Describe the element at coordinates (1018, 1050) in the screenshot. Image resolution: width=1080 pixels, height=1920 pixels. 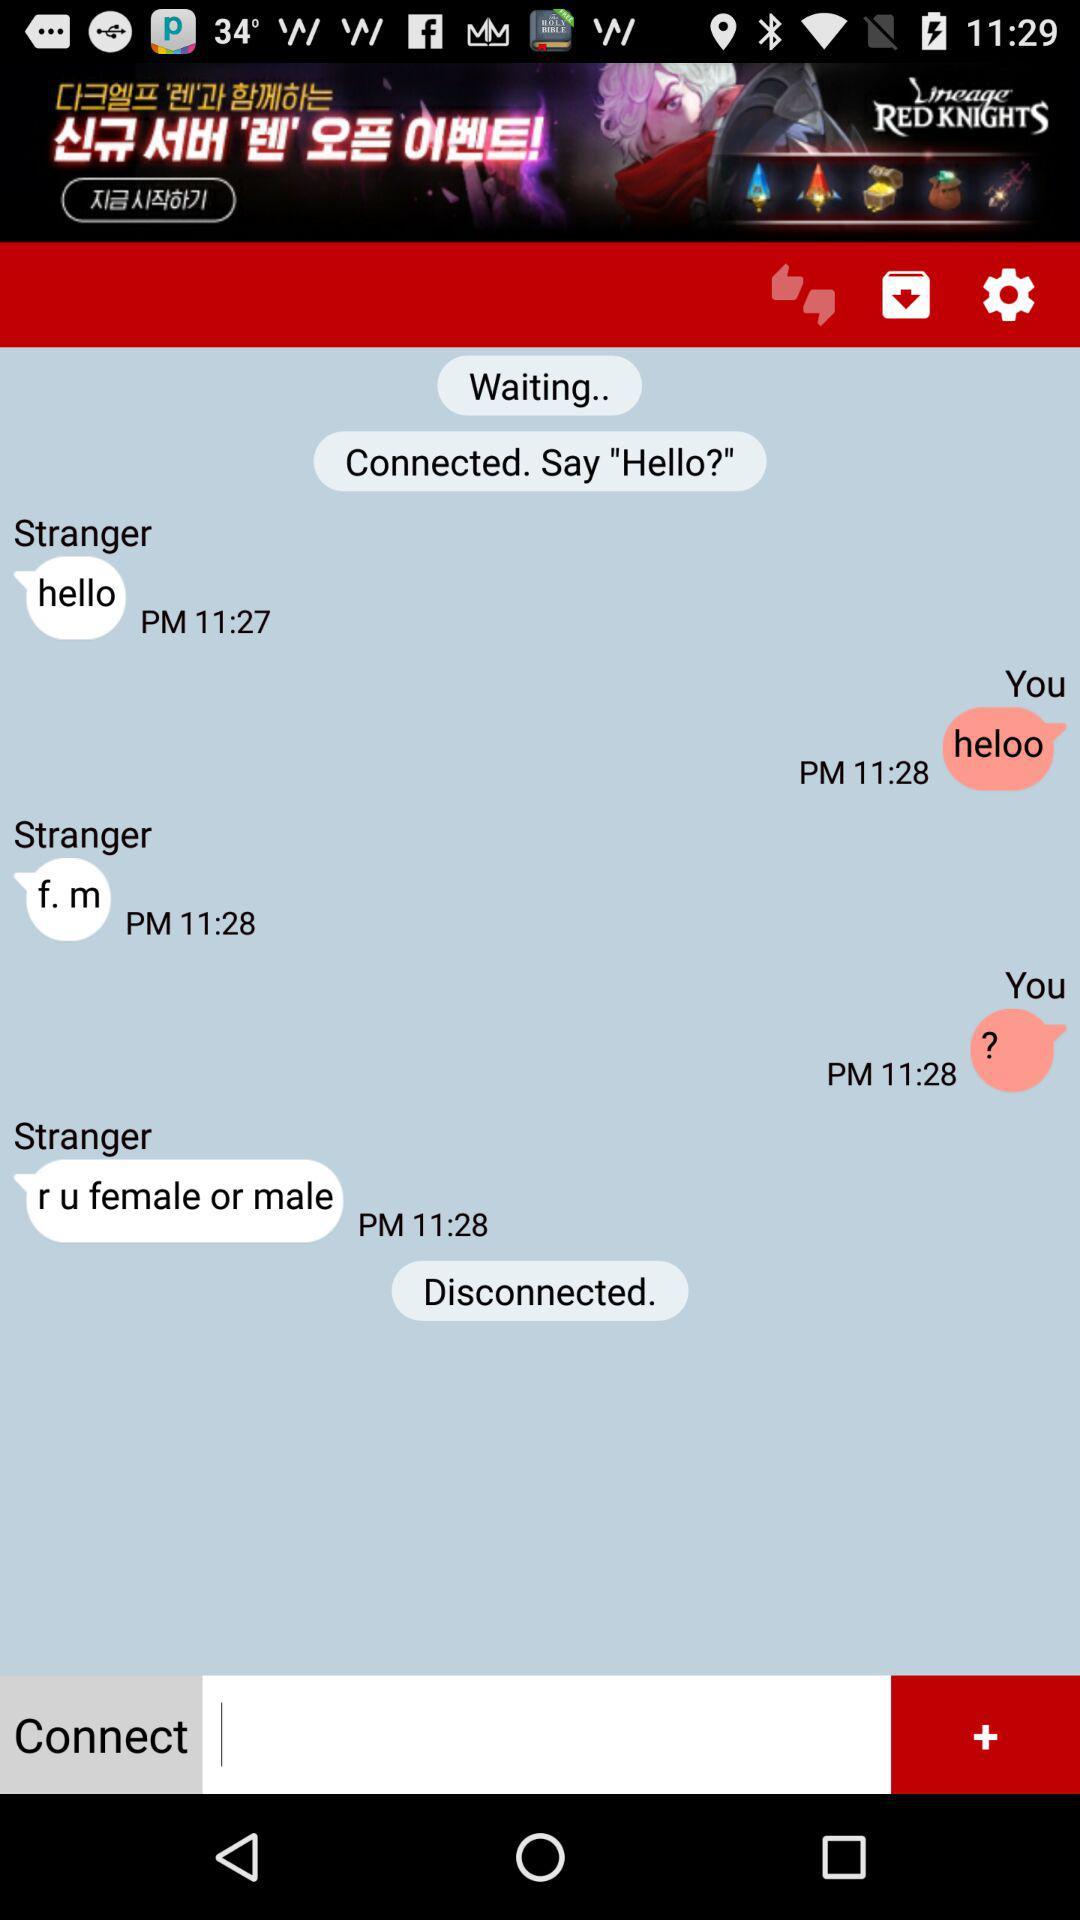
I see `the ? app` at that location.